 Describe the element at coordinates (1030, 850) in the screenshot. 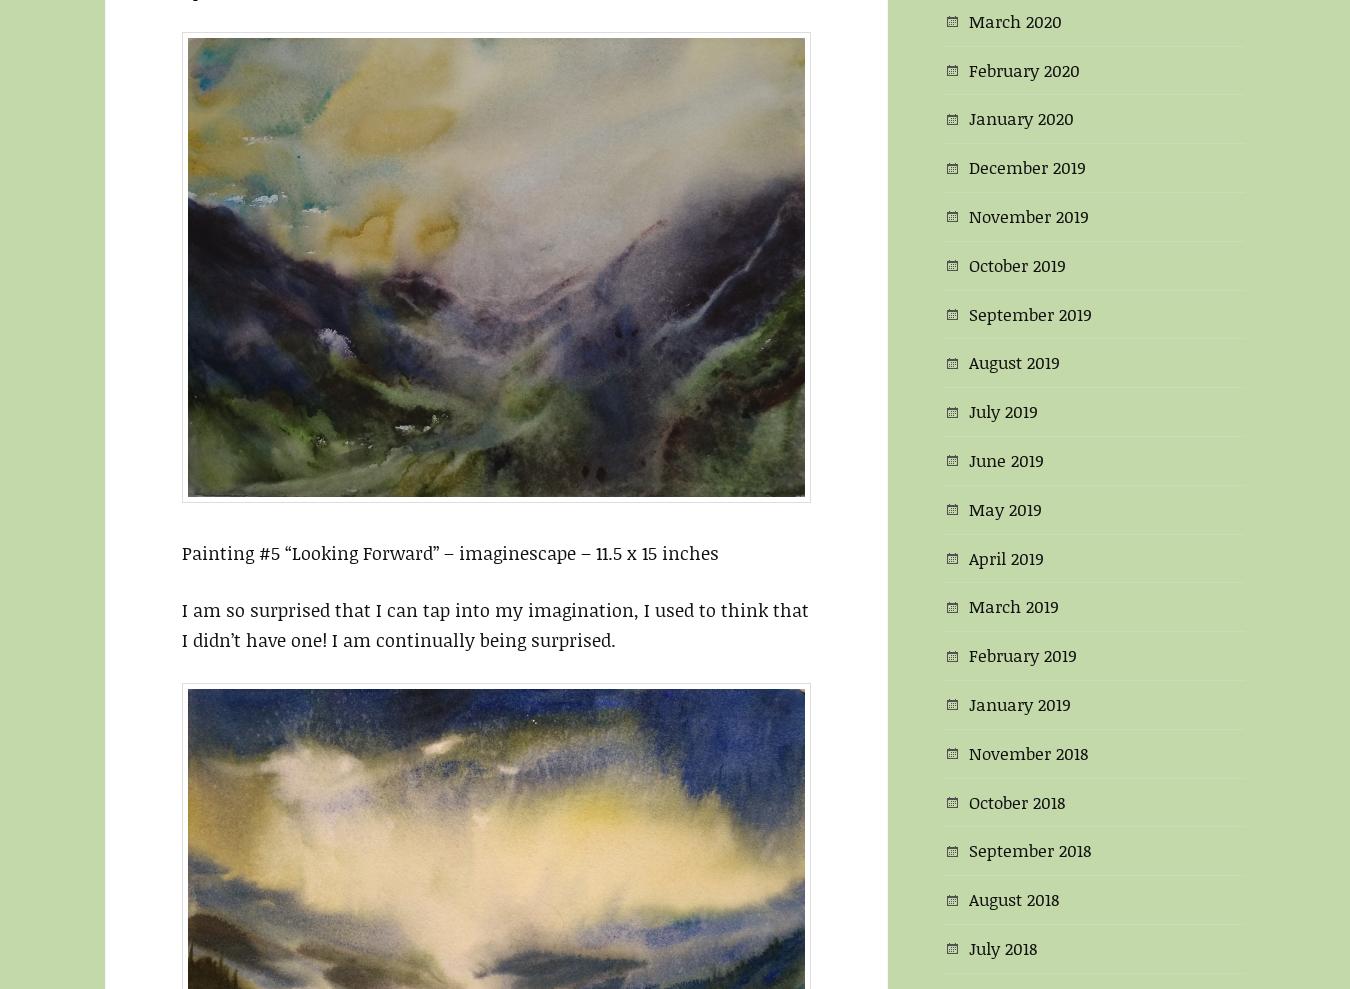

I see `'September 2018'` at that location.